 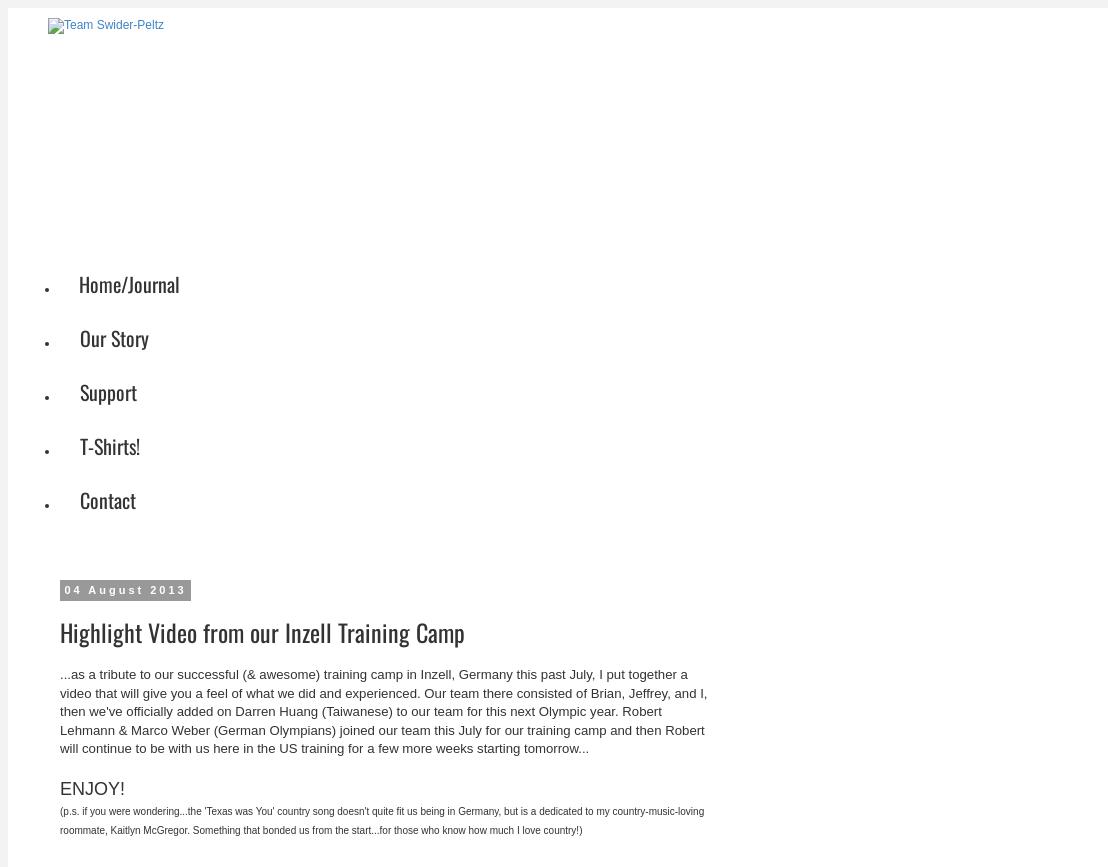 What do you see at coordinates (94, 787) in the screenshot?
I see `'ENJOY!'` at bounding box center [94, 787].